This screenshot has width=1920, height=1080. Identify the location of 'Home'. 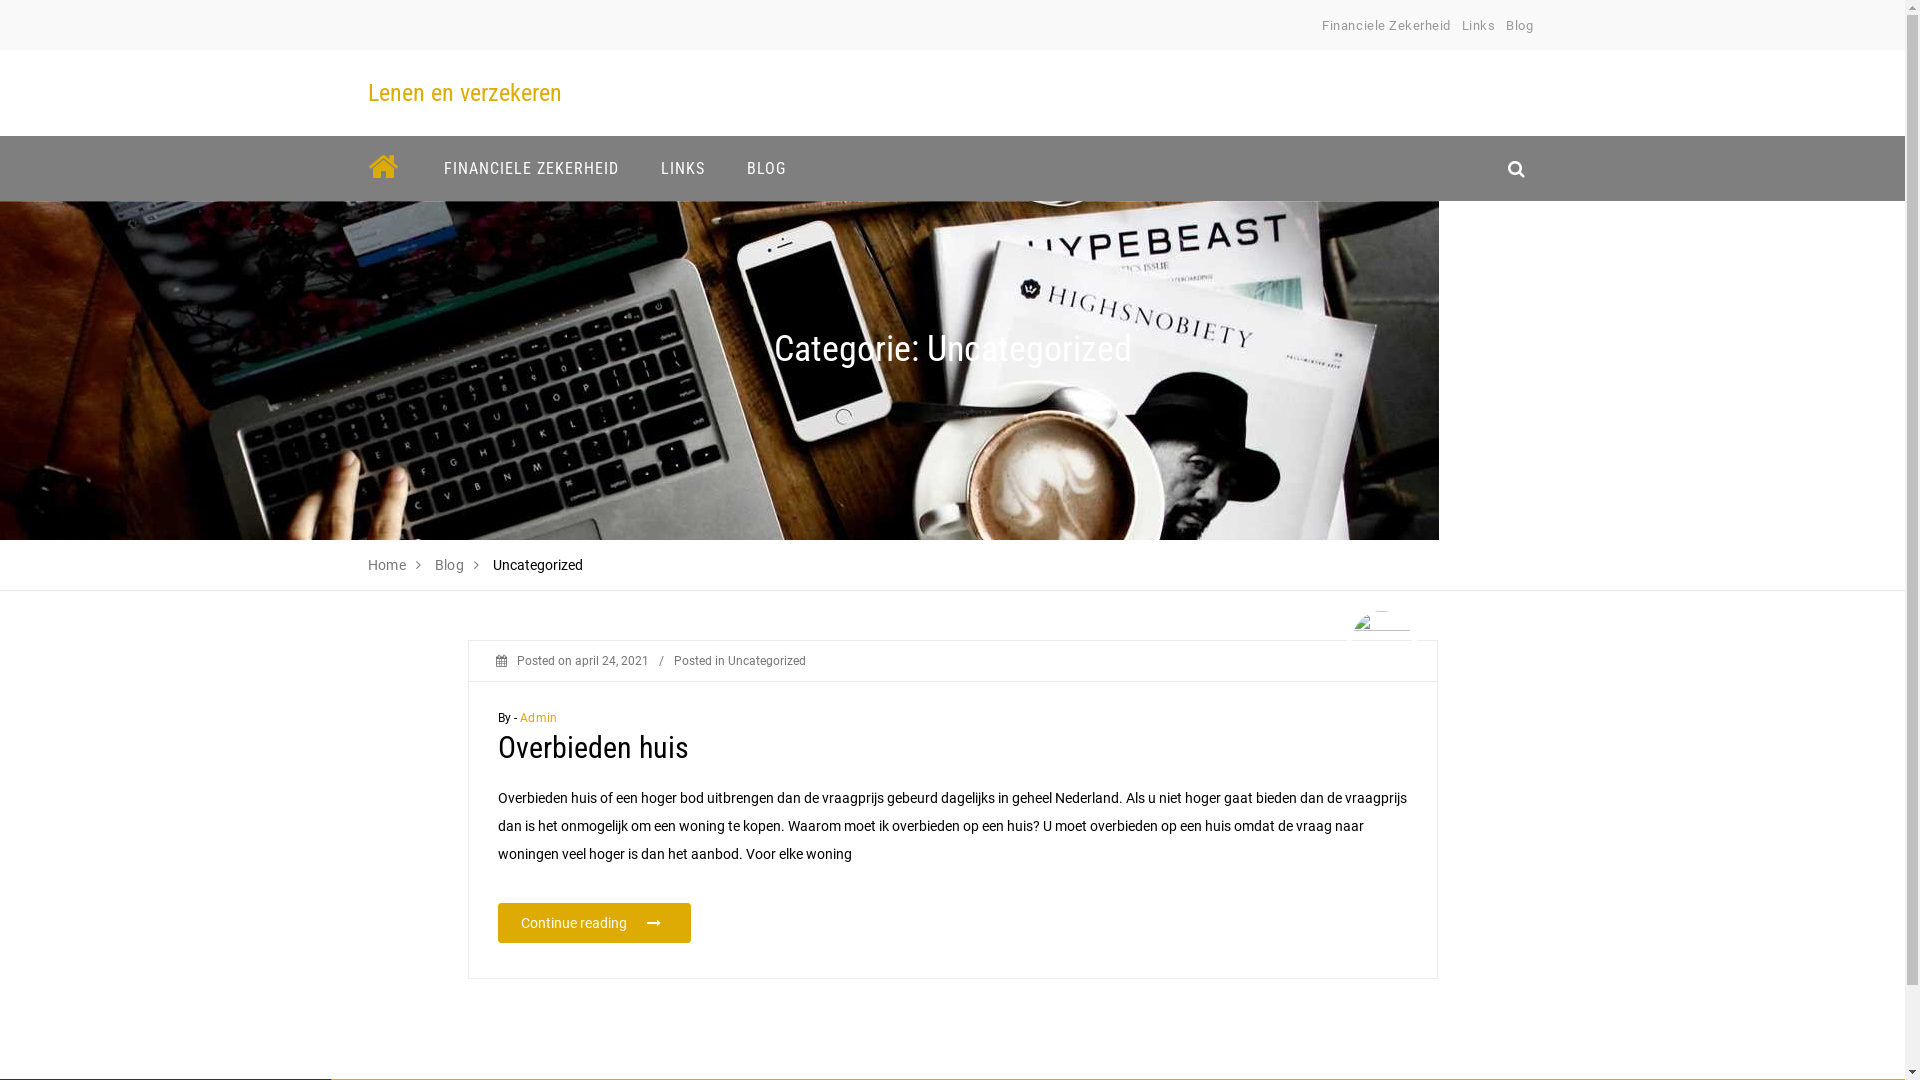
(387, 564).